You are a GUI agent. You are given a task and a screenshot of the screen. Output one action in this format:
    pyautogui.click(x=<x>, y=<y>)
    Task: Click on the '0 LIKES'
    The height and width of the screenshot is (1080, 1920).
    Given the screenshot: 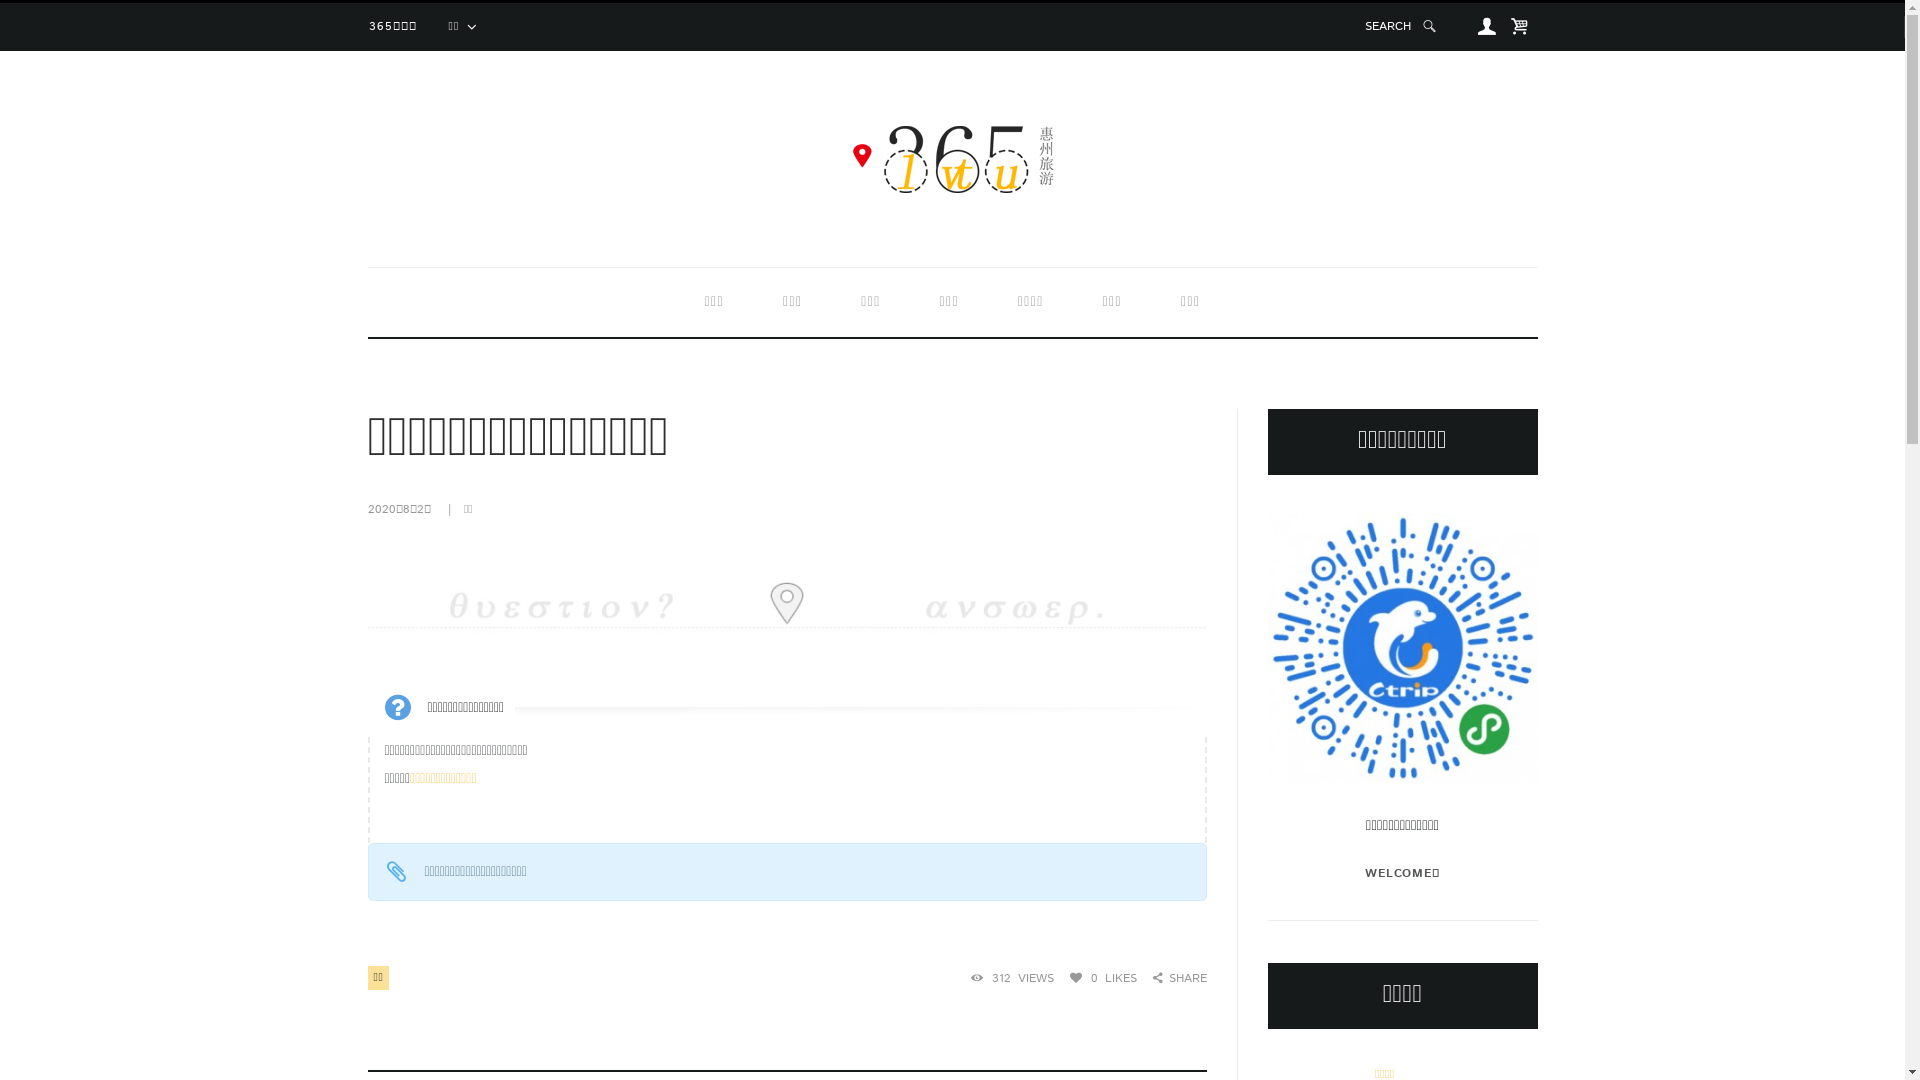 What is the action you would take?
    pyautogui.click(x=1102, y=977)
    